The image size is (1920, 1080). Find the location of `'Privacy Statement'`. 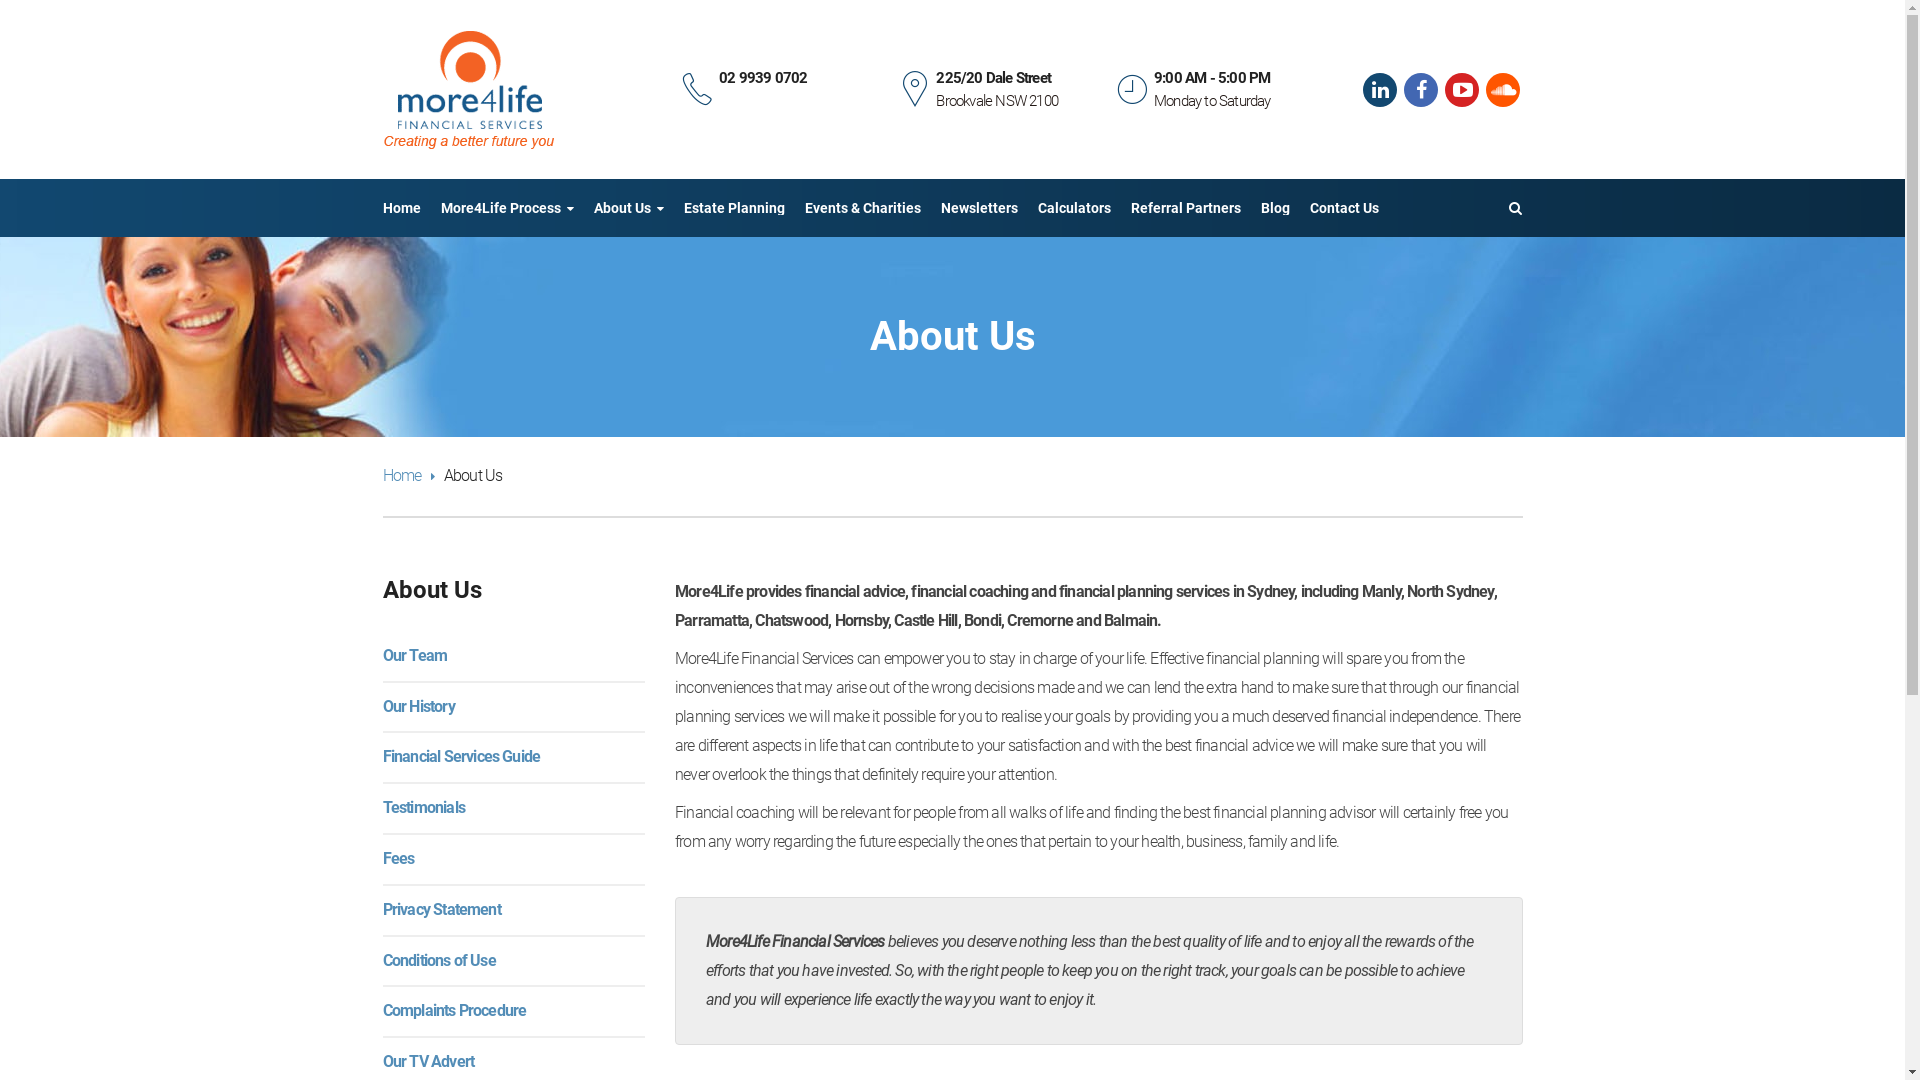

'Privacy Statement' is located at coordinates (382, 909).